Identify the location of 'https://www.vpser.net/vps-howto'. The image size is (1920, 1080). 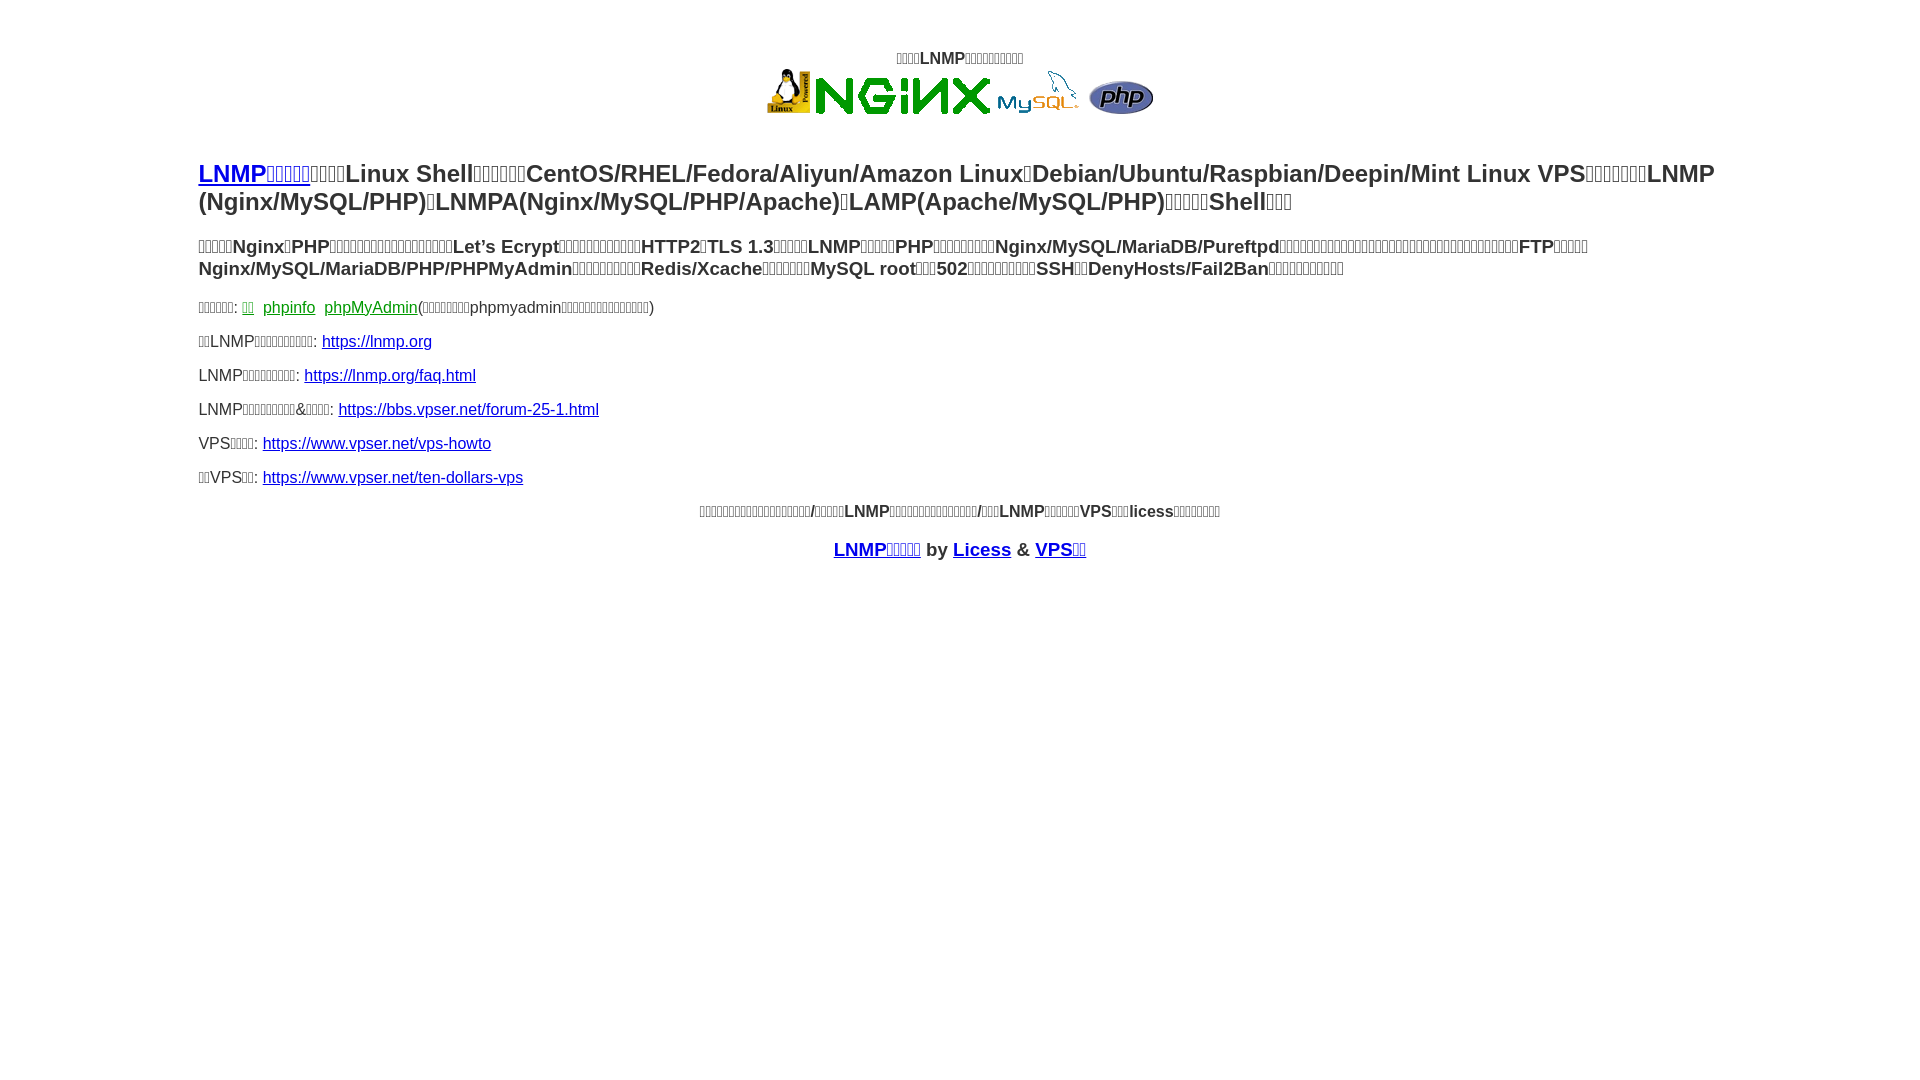
(377, 442).